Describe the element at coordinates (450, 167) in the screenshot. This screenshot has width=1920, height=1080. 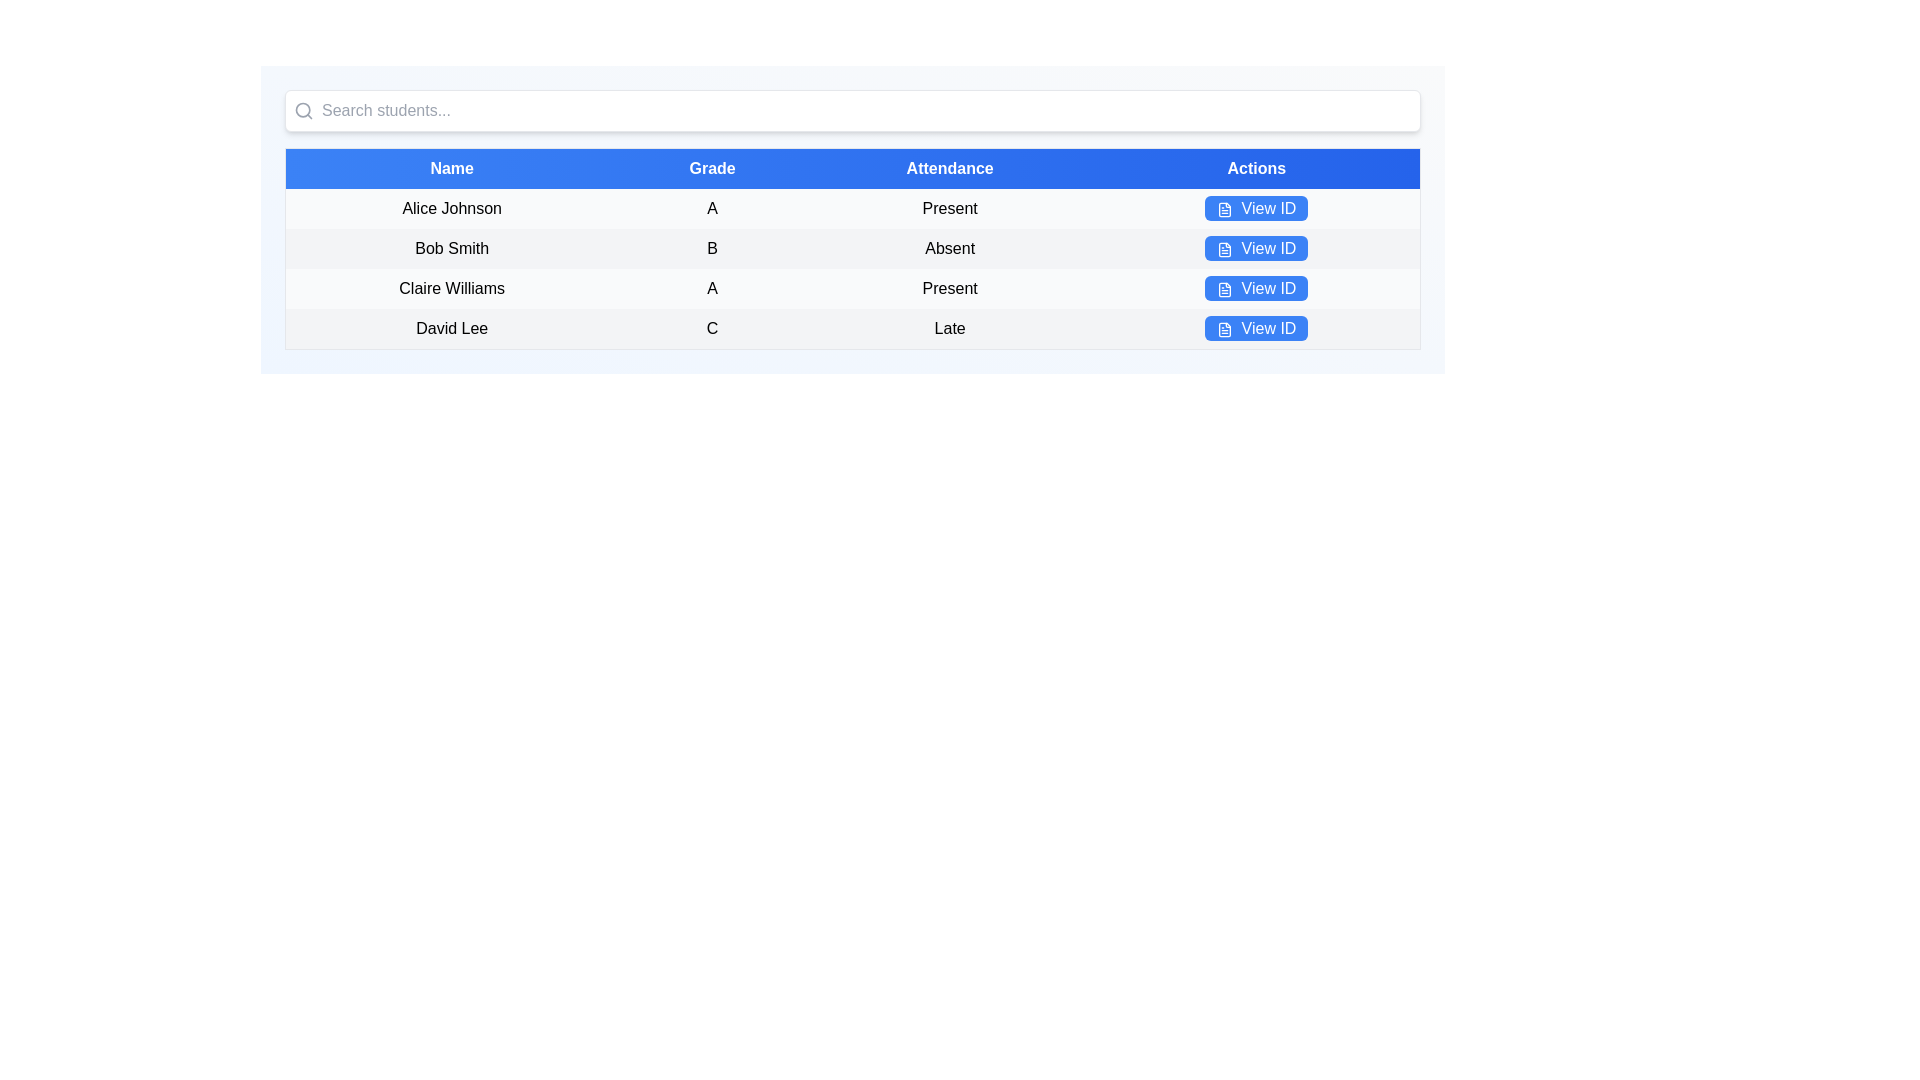
I see `the Header Label labeled 'Name' which is styled with white text on a blue gradient background located at the top-left quarter of the interface` at that location.